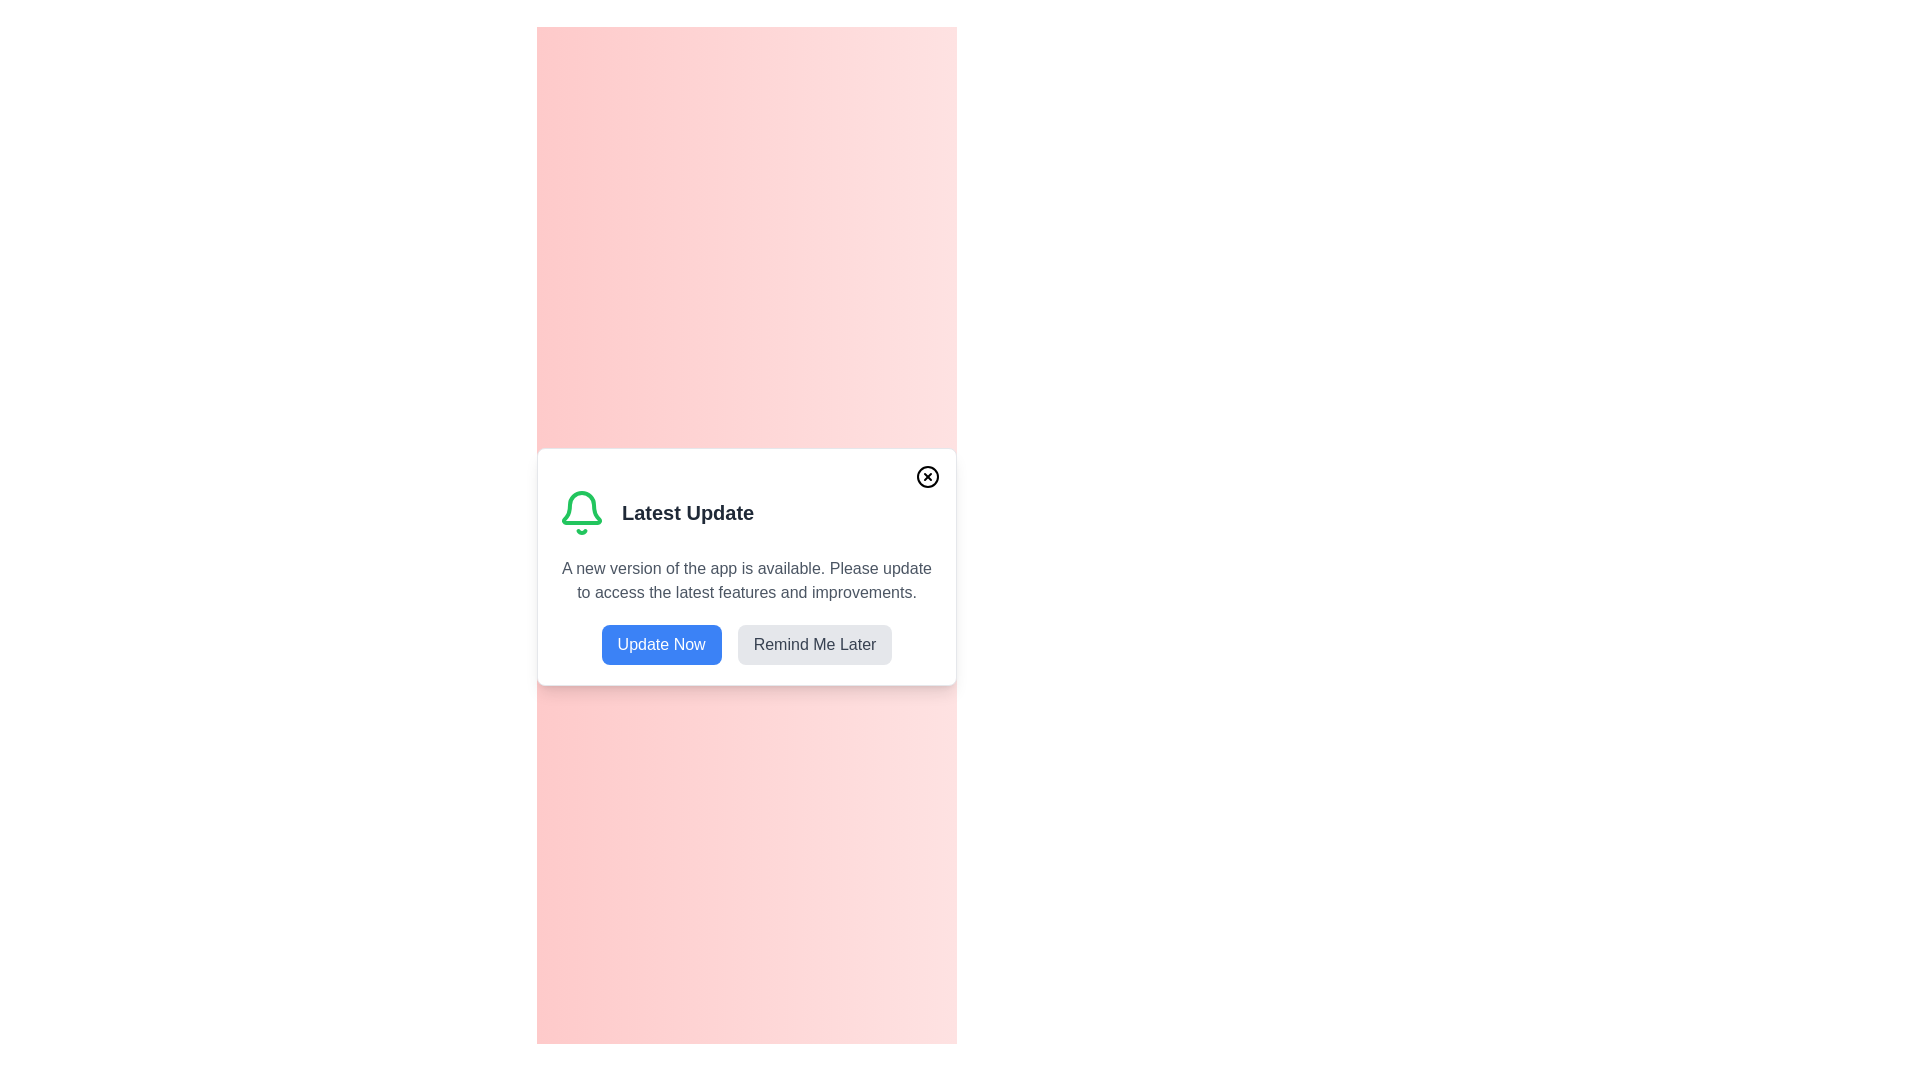  What do you see at coordinates (815, 644) in the screenshot?
I see `the 'Remind Me Later' button` at bounding box center [815, 644].